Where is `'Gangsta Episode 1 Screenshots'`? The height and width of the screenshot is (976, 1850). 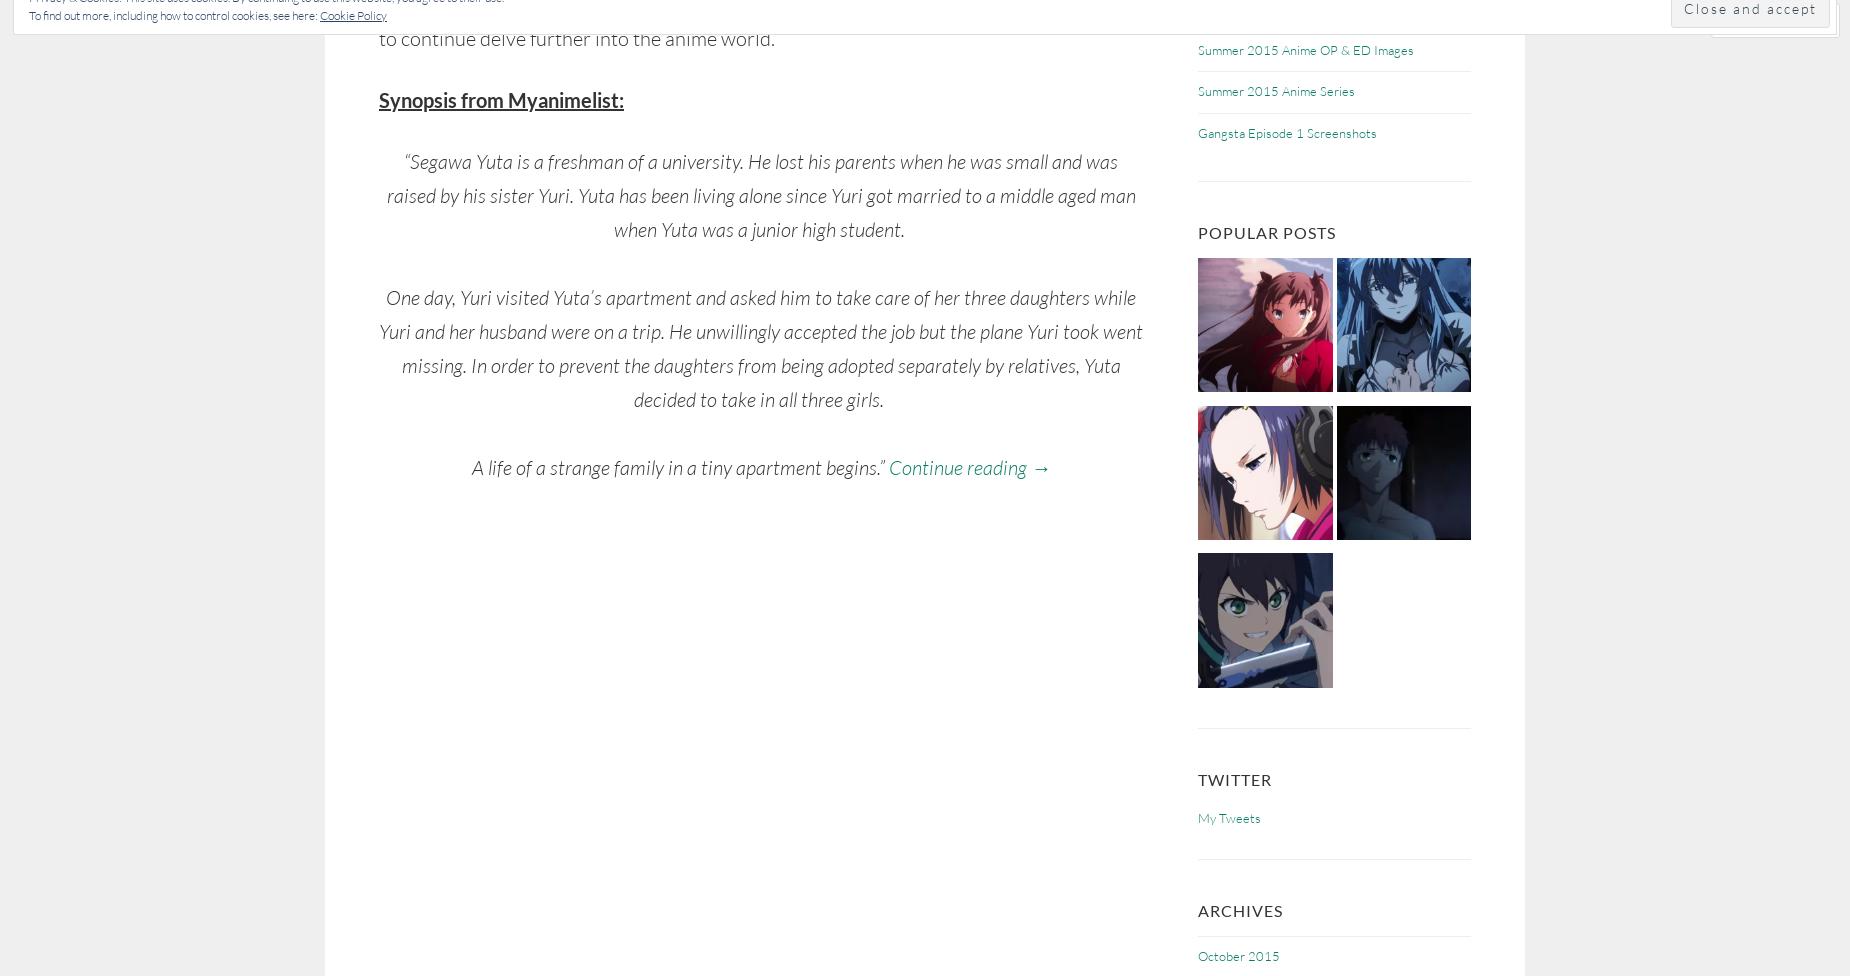
'Gangsta Episode 1 Screenshots' is located at coordinates (1286, 130).